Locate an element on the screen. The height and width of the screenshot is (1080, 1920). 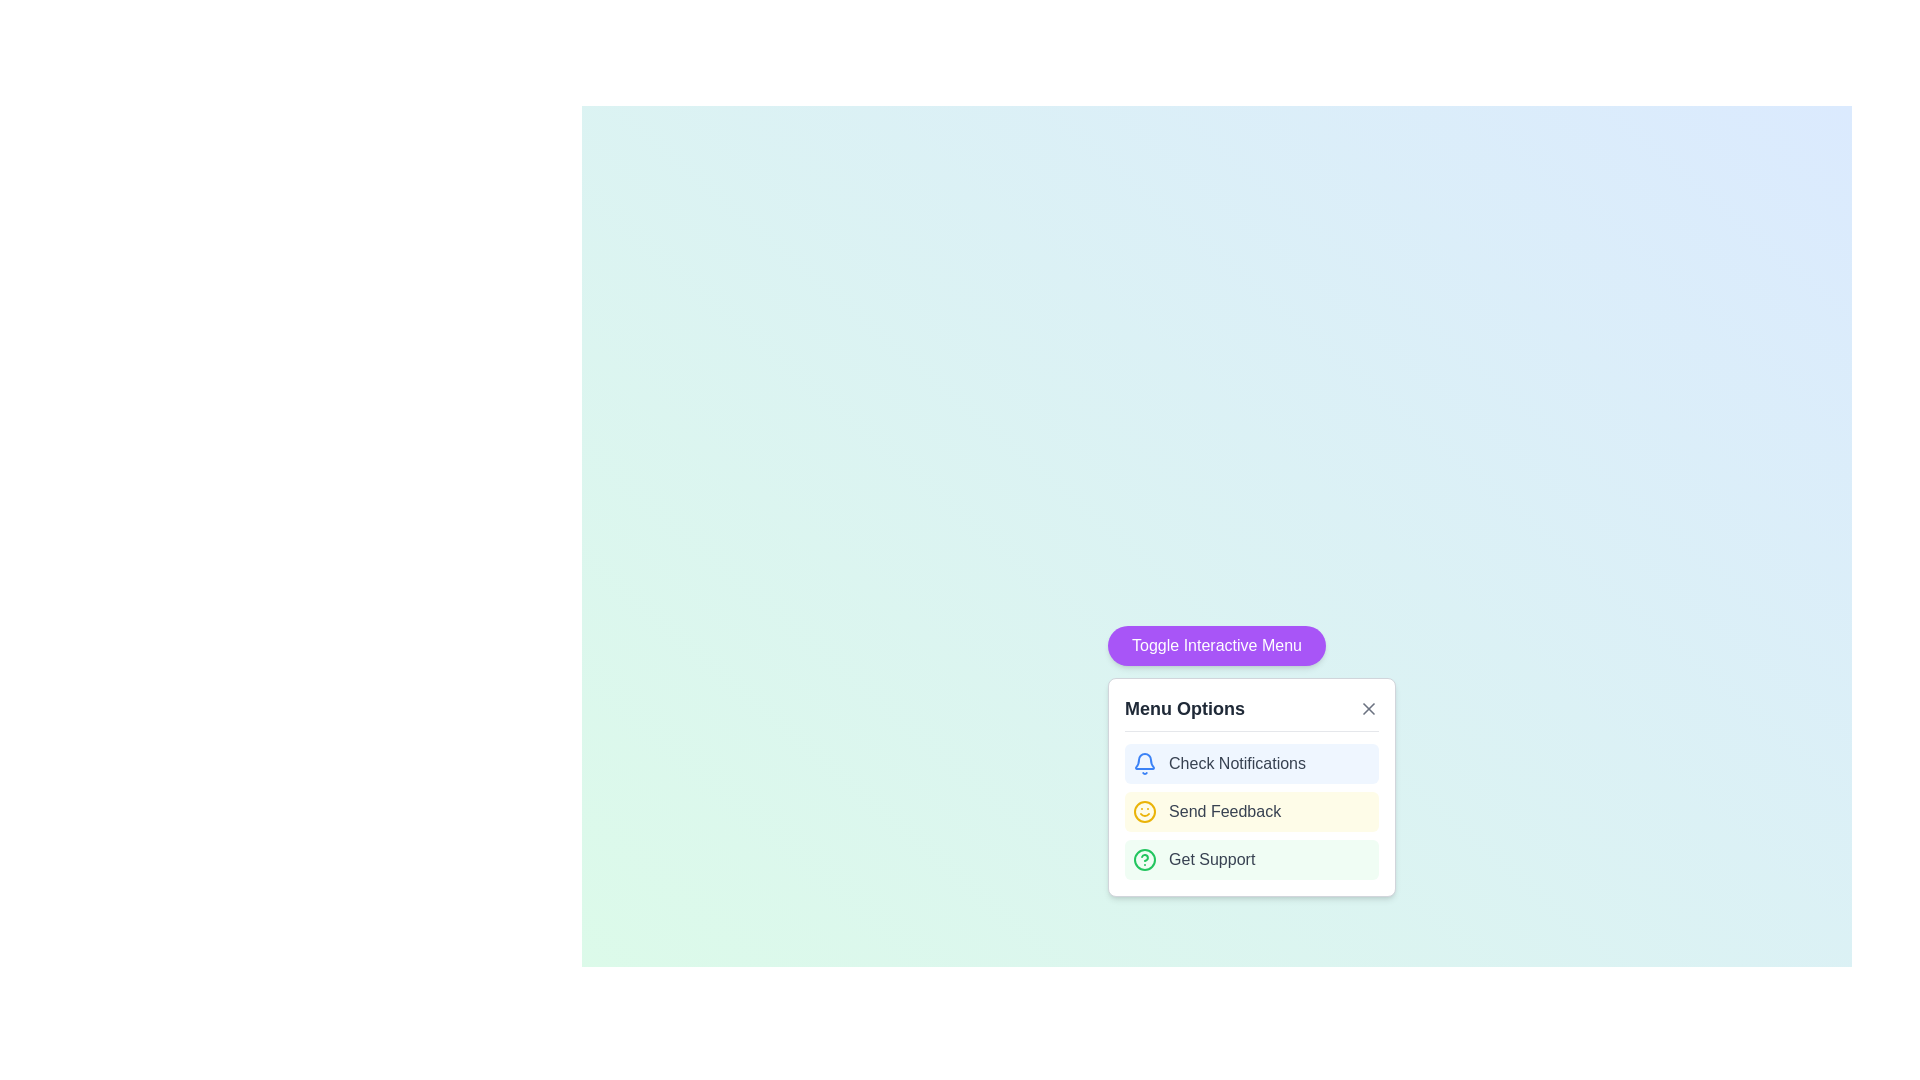
the static text heading that serves as a label for the menu section, located at the top-left corner inside the menu panel, directly underneath the 'Toggle Interactive Menu' button is located at coordinates (1185, 708).